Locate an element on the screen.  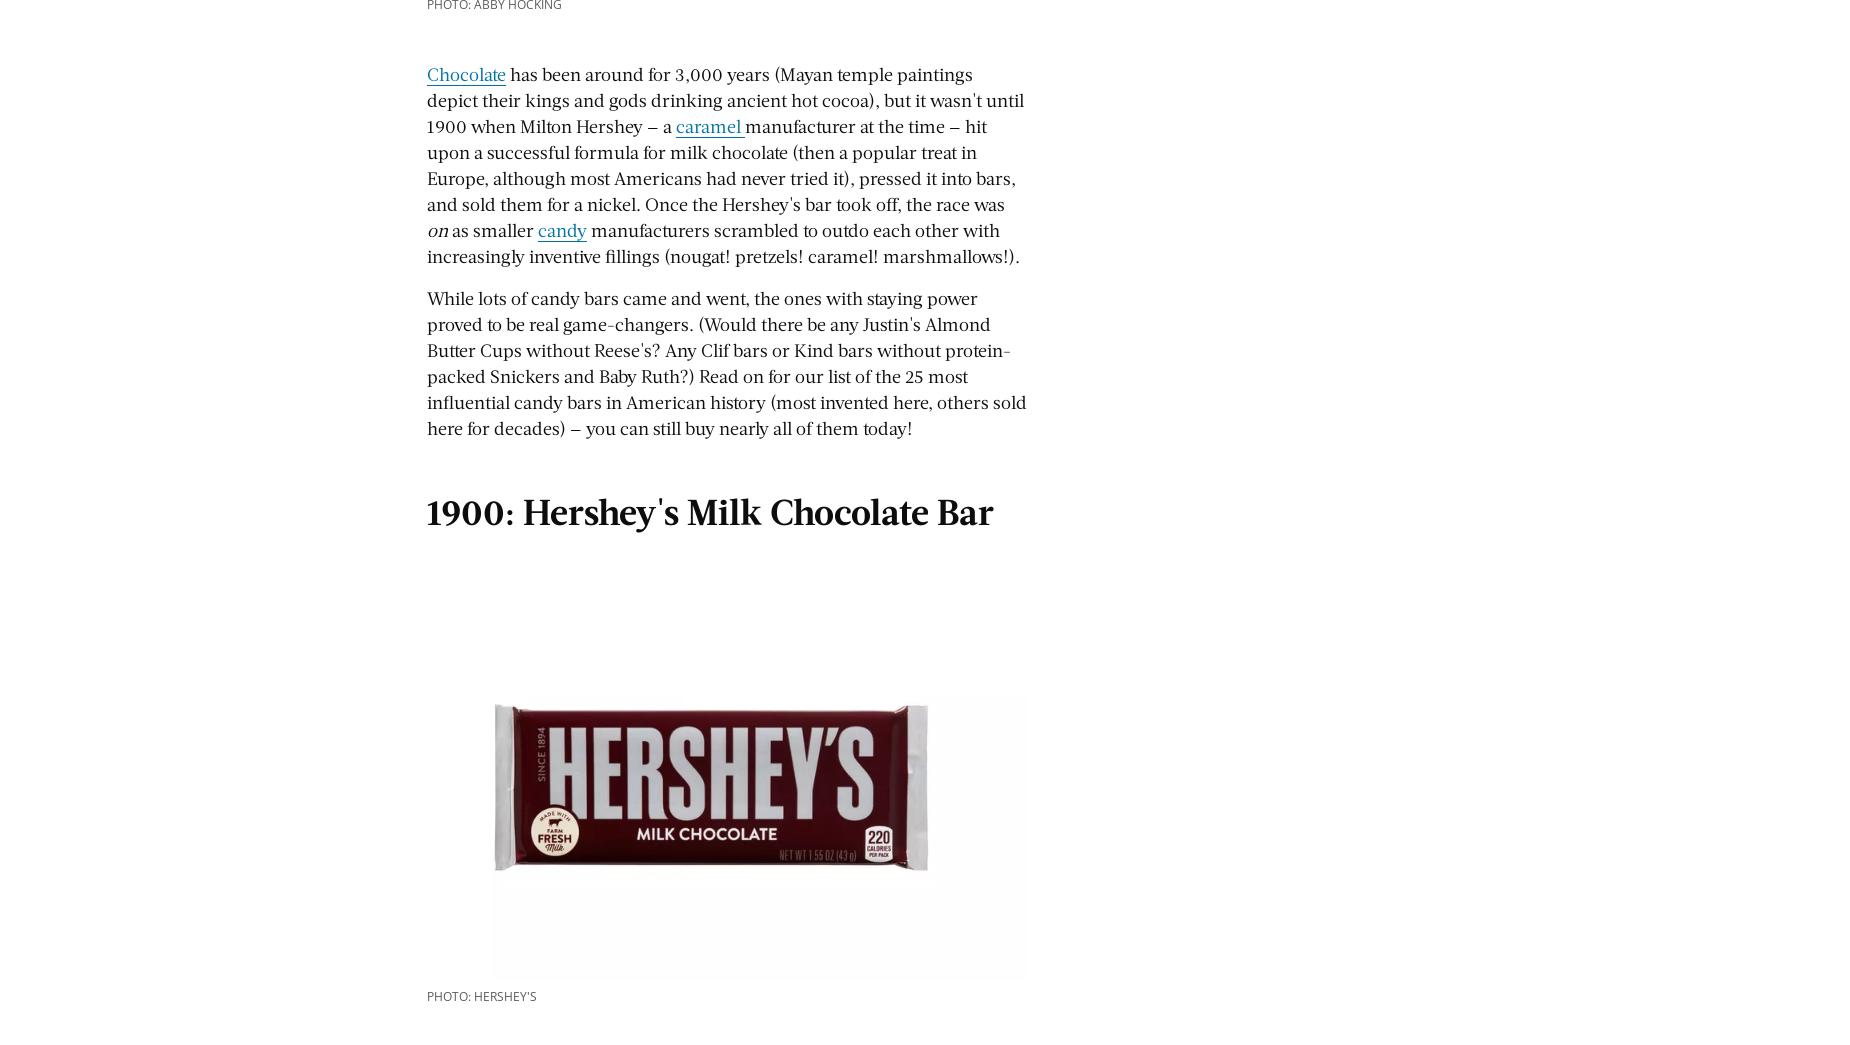
'1900: Hershey's Milk Chocolate Bar' is located at coordinates (710, 510).